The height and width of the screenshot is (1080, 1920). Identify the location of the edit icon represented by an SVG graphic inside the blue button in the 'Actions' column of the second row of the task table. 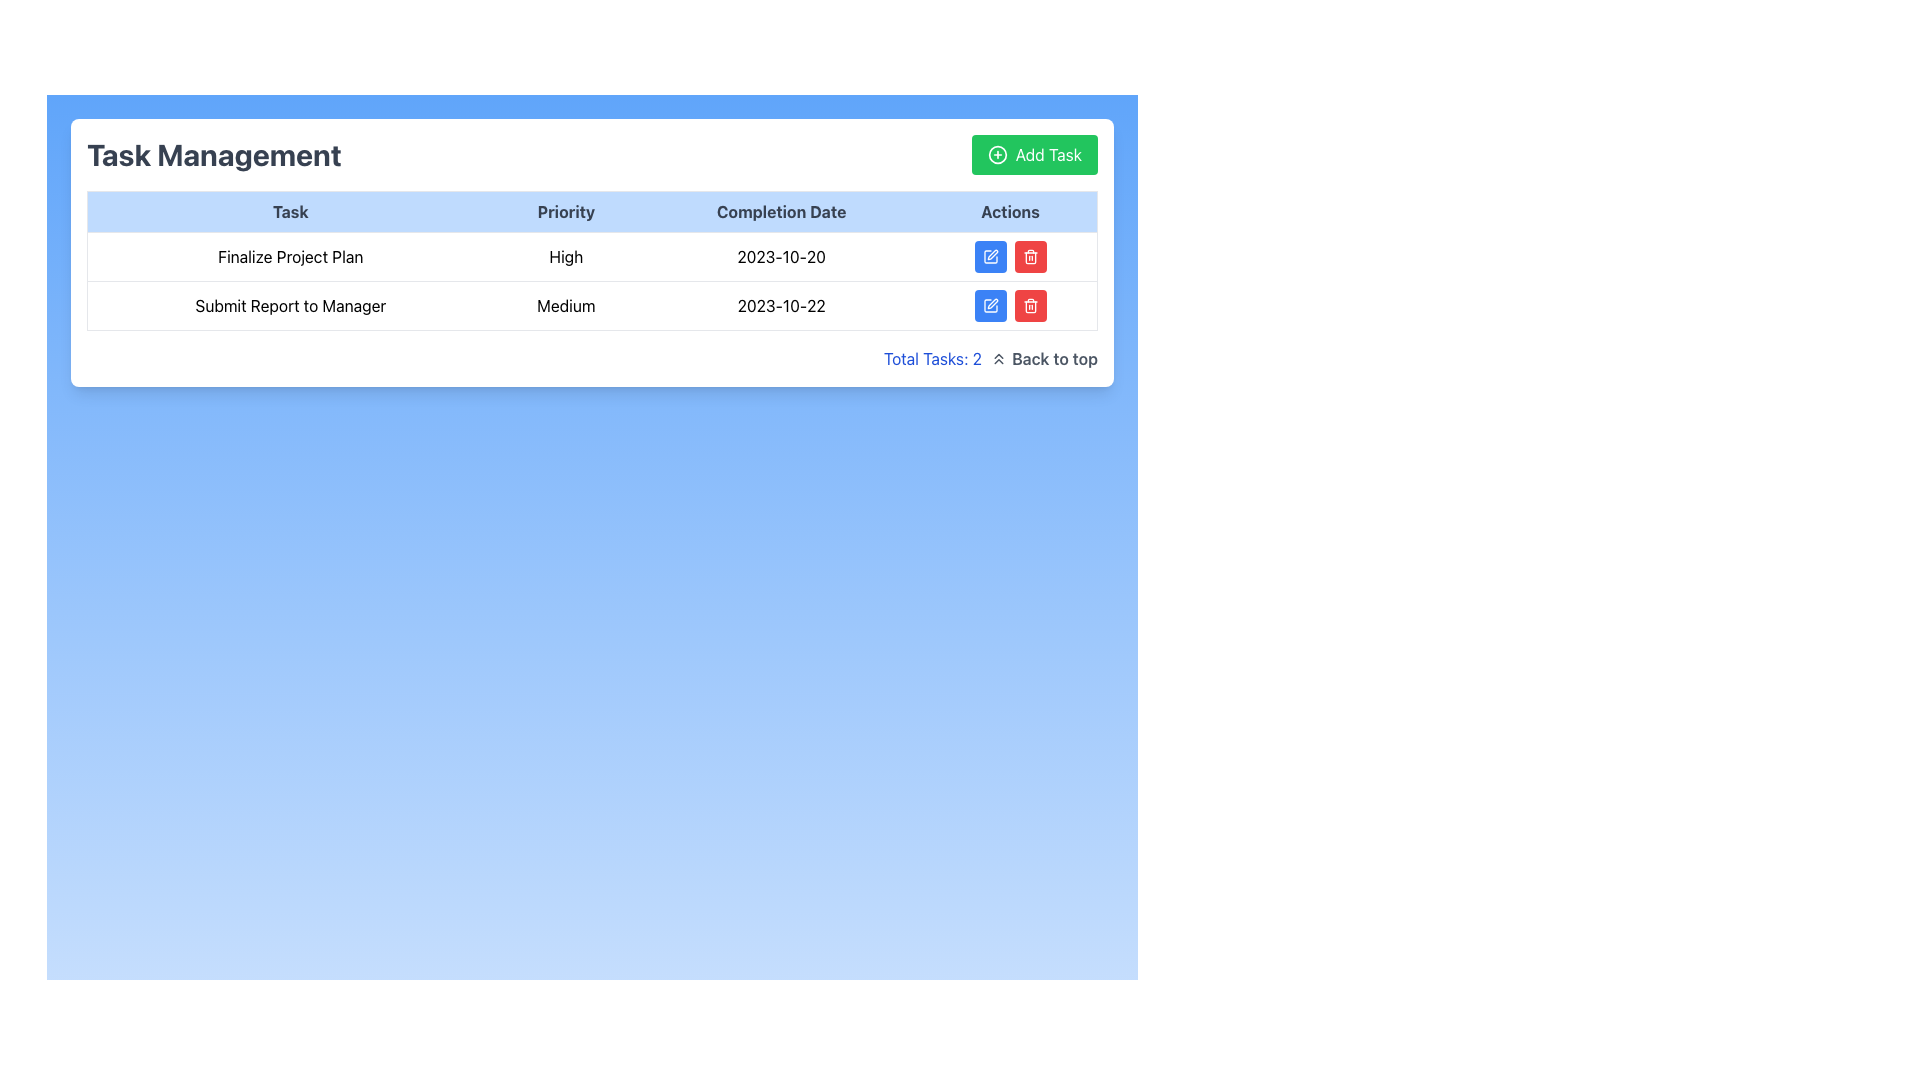
(990, 256).